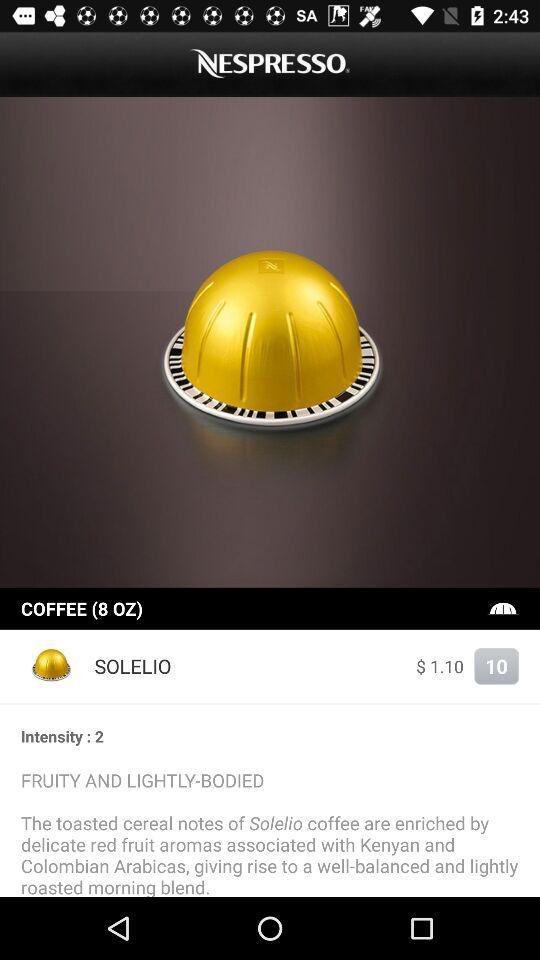  What do you see at coordinates (440, 666) in the screenshot?
I see `the $ 1.10 icon` at bounding box center [440, 666].